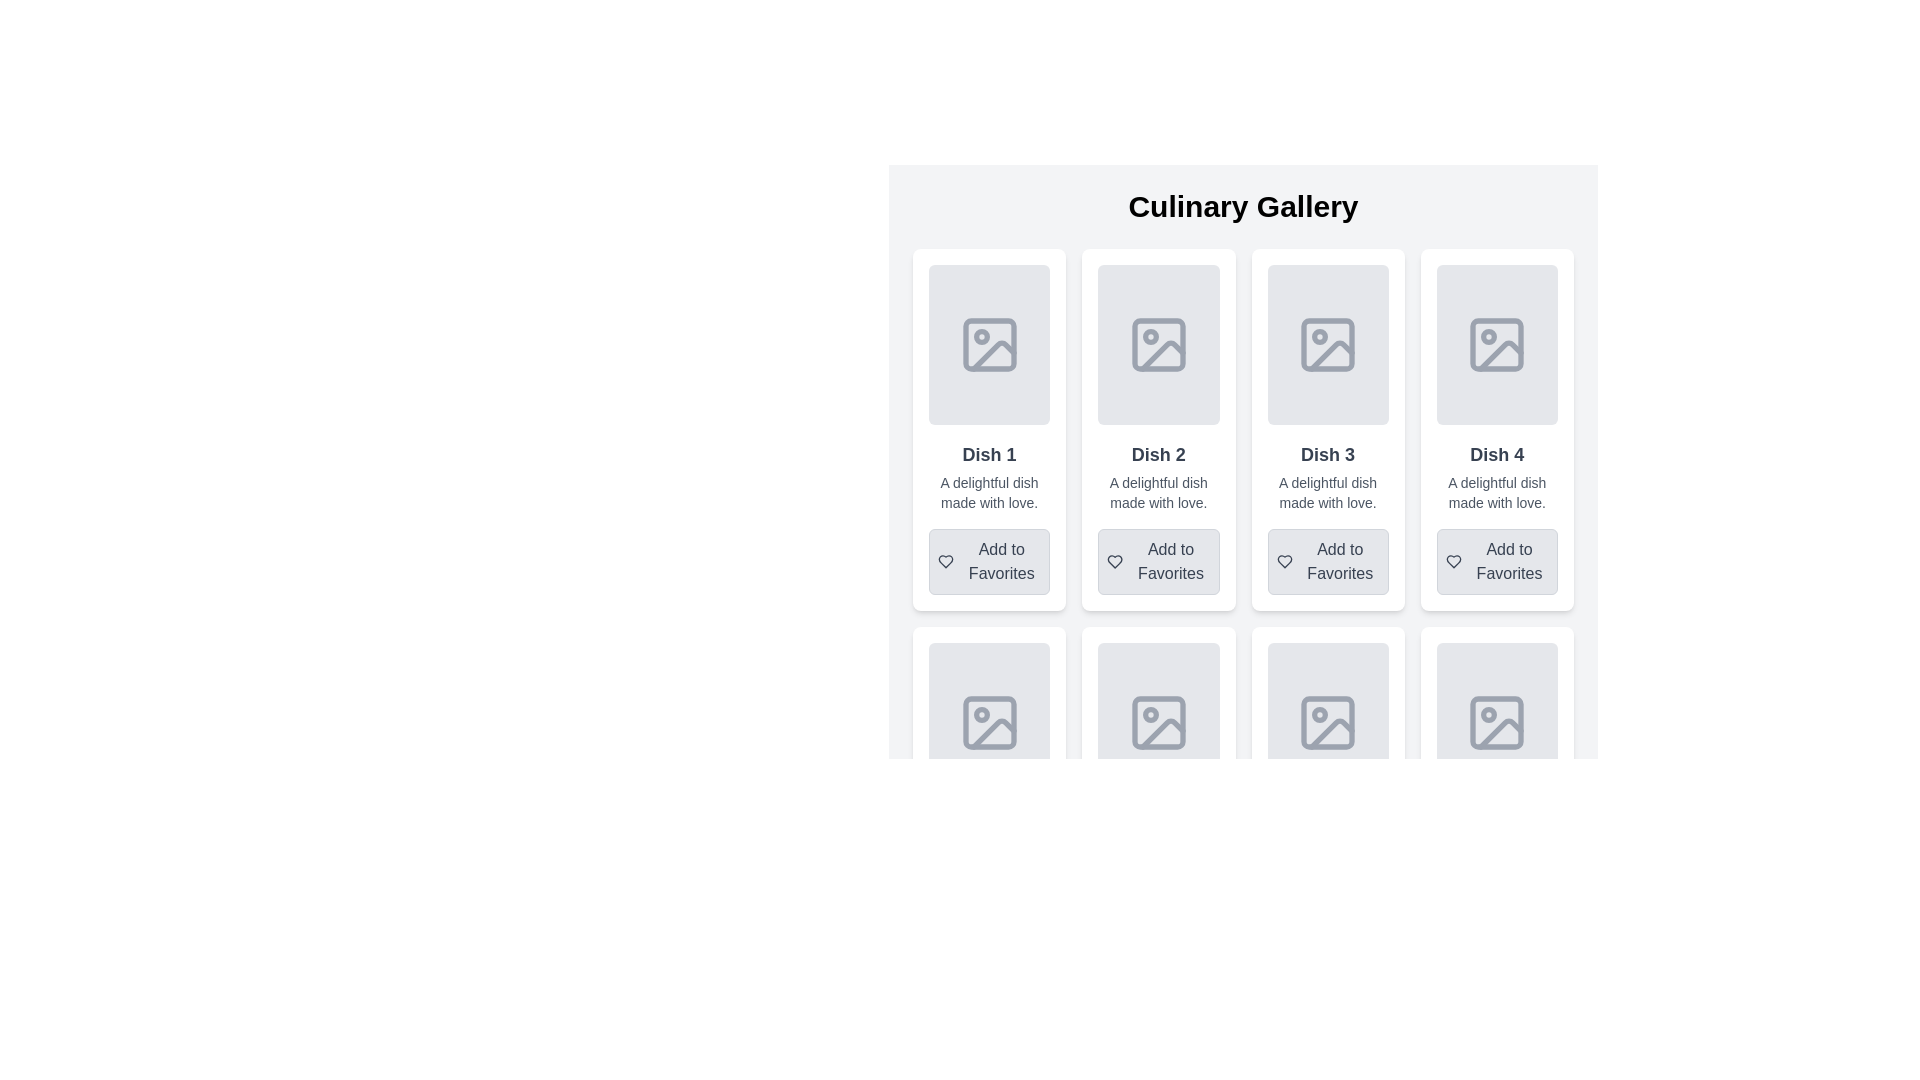 The width and height of the screenshot is (1920, 1080). I want to click on the heart icon located in the 'Dish 3' card of the 'Culinary Gallery', so click(1283, 562).